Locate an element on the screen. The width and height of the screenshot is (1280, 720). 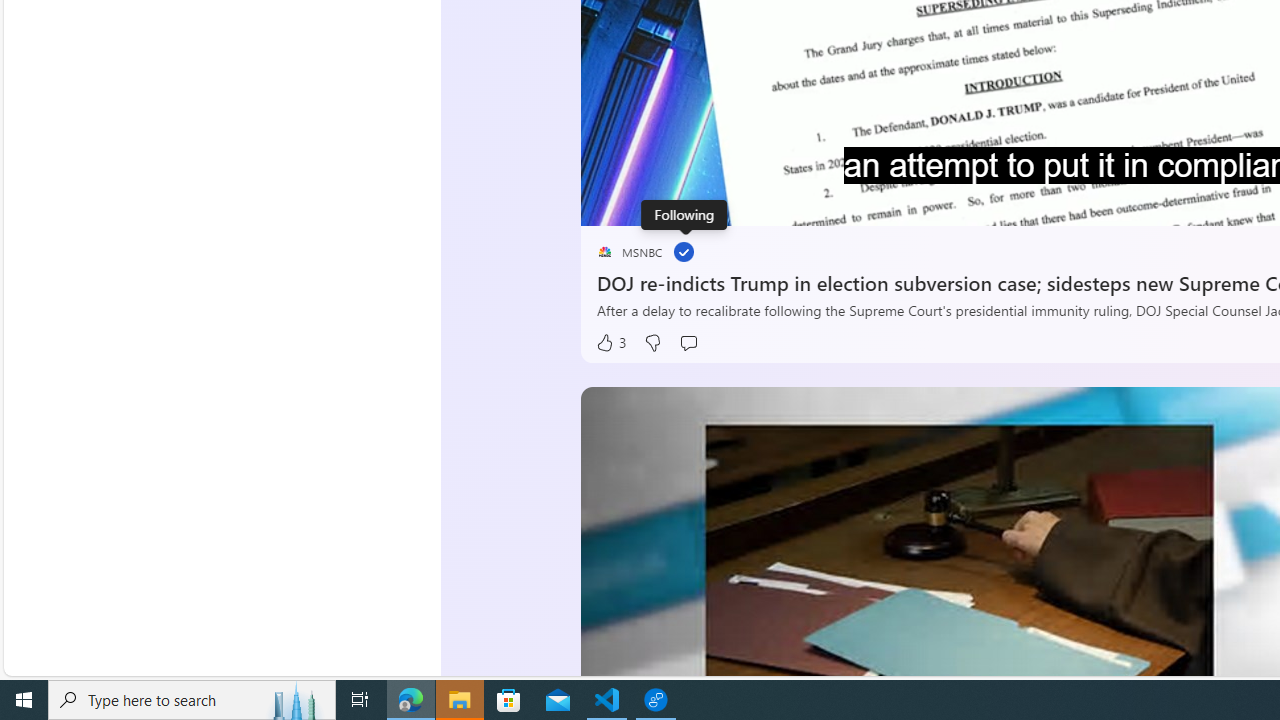
'3 Like' is located at coordinates (610, 342).